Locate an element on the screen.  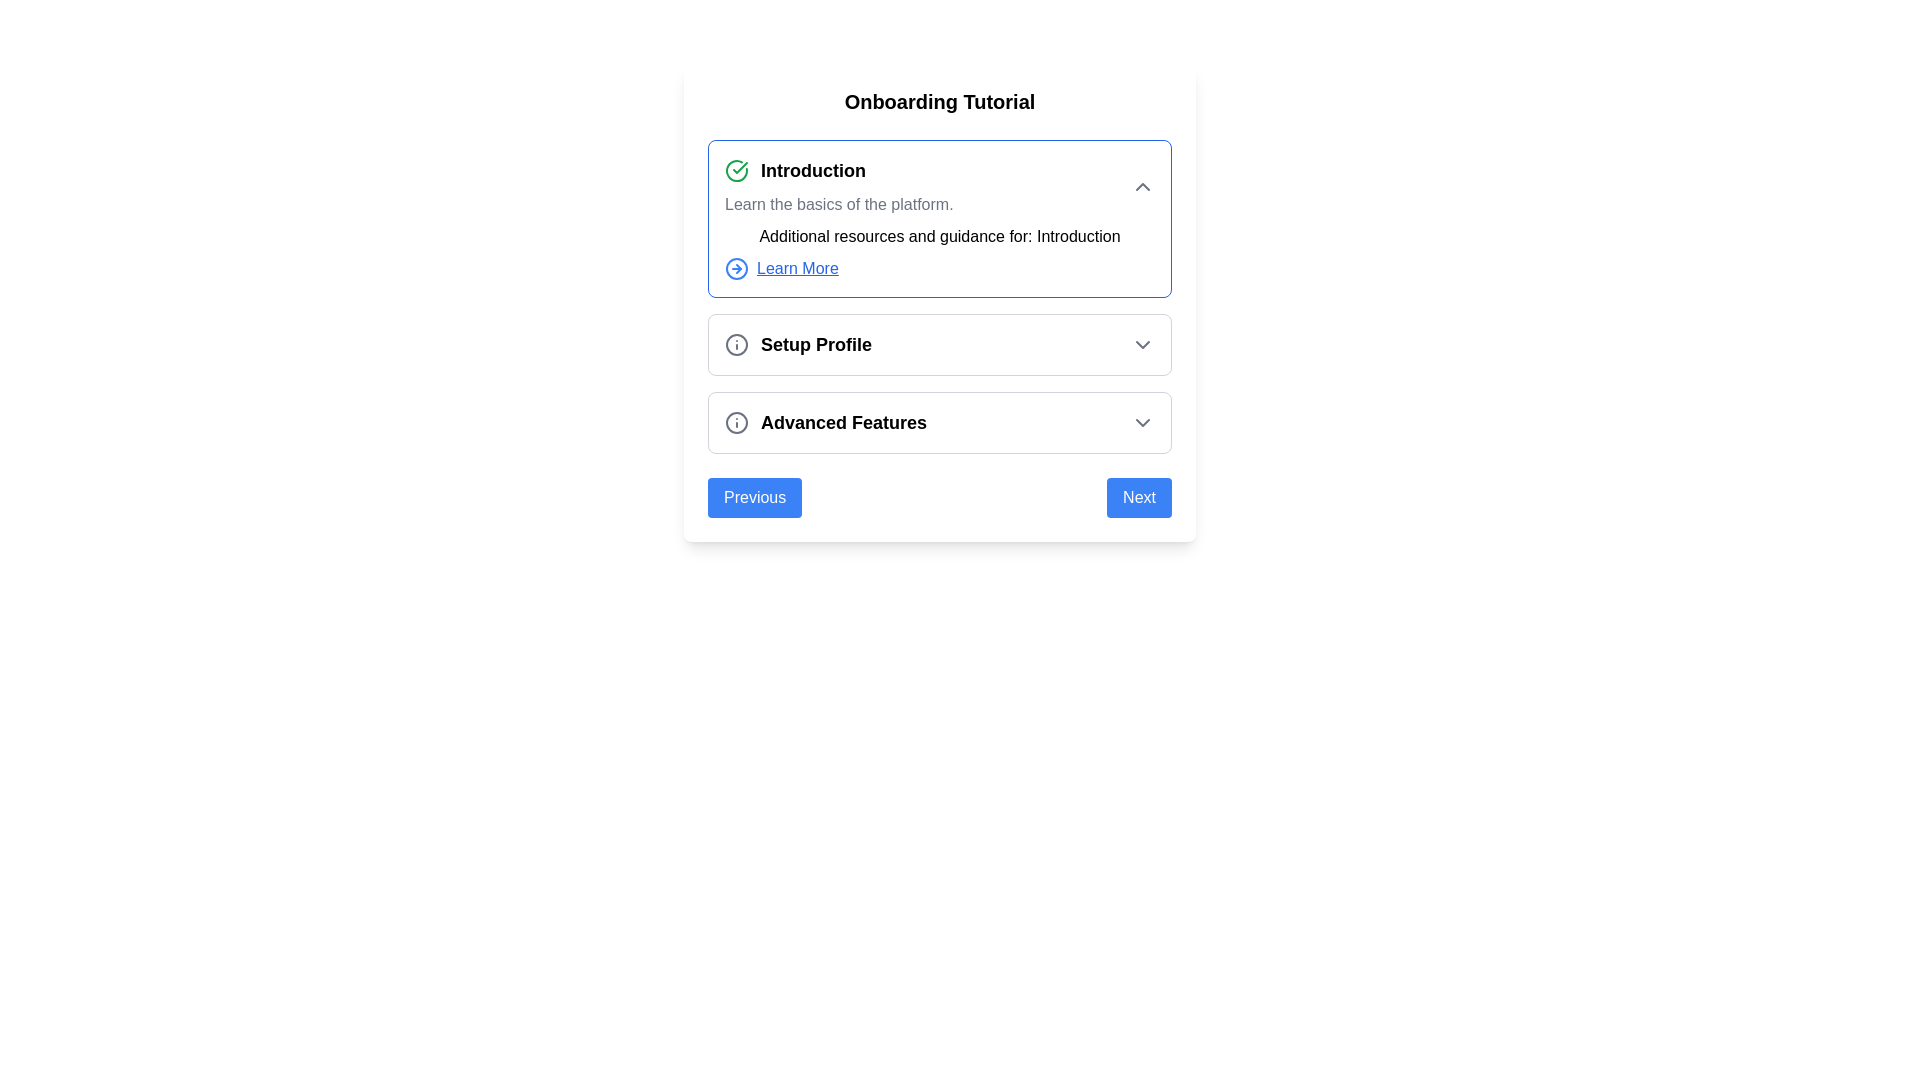
the third item in the vertical list that expands the advanced features section of the onboarding tutorial is located at coordinates (939, 422).